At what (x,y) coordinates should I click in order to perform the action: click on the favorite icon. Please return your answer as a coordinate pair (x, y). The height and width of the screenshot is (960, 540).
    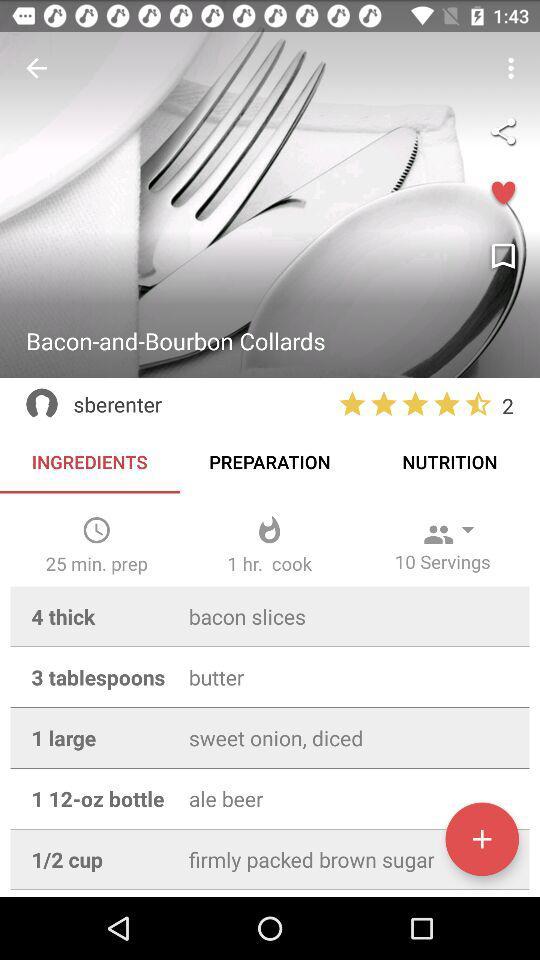
    Looking at the image, I should click on (502, 194).